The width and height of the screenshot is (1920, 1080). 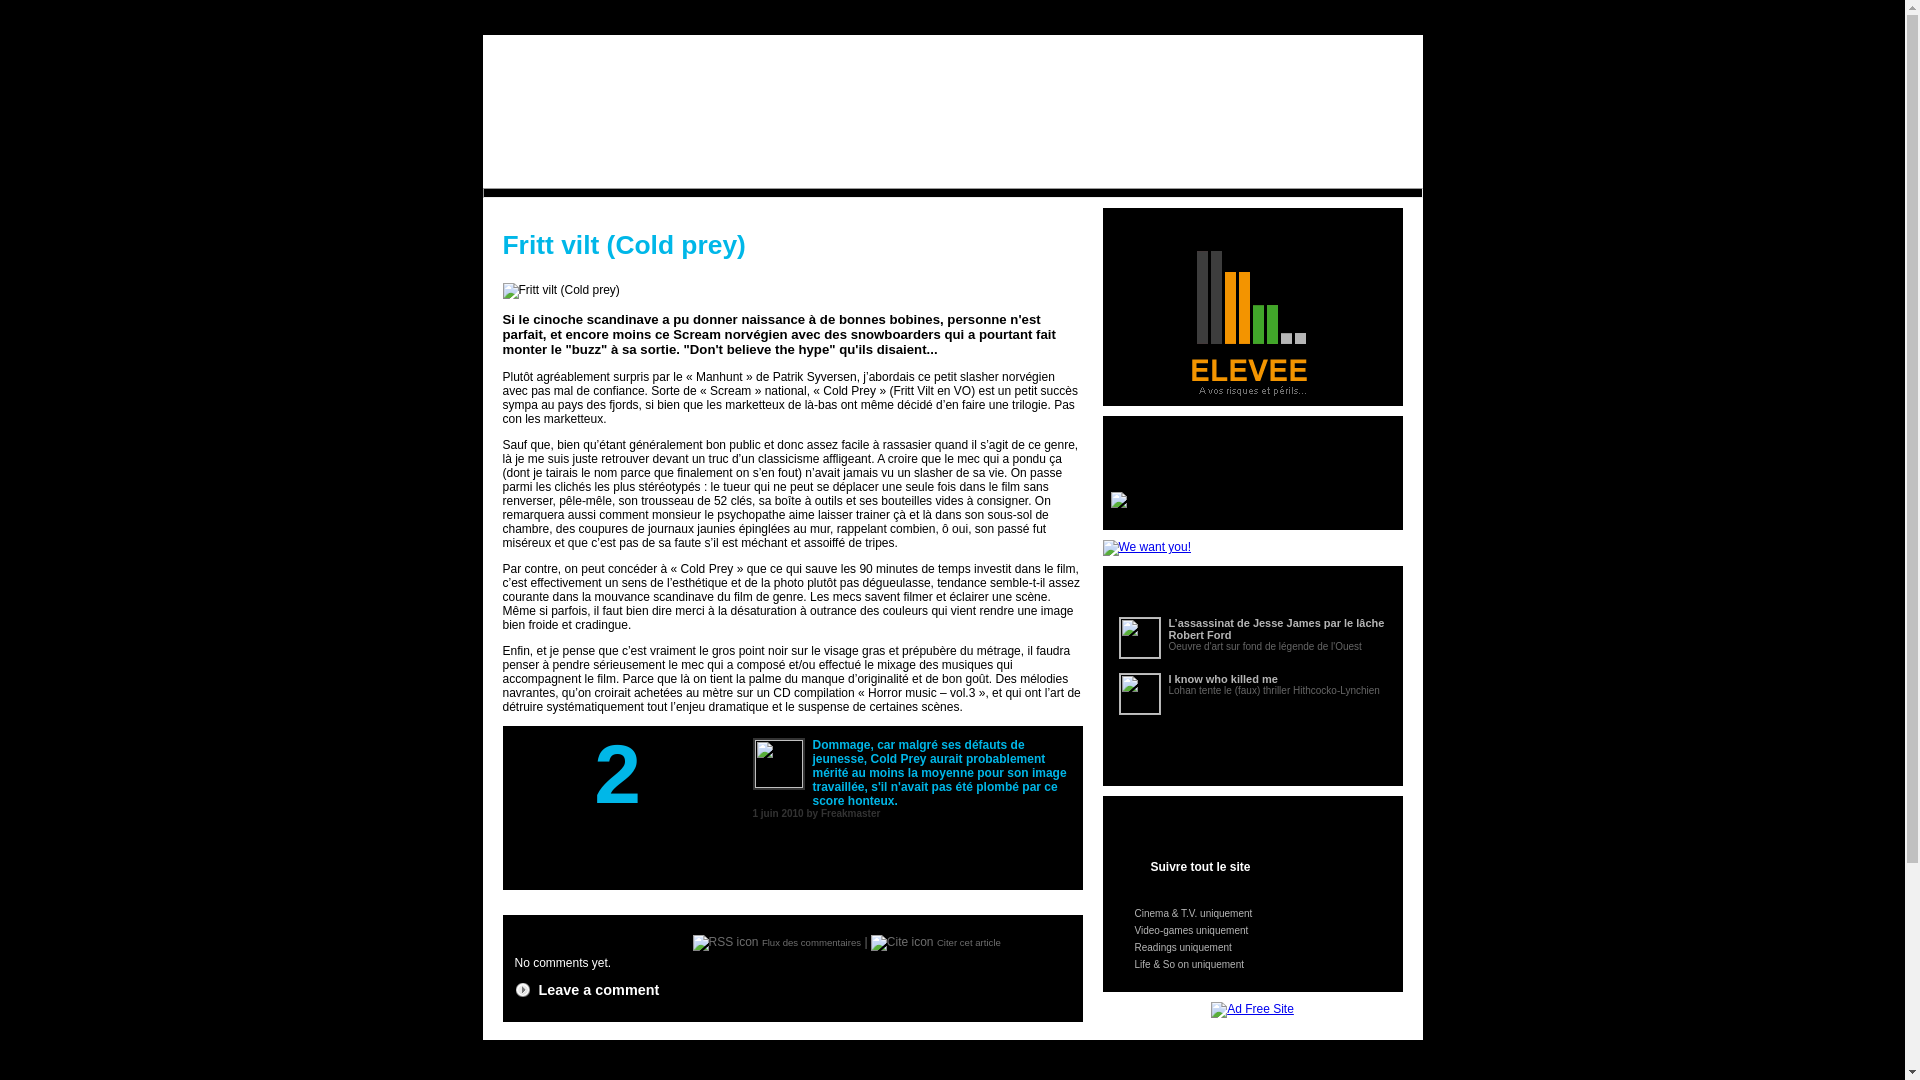 I want to click on 'Life & So on uniquement', so click(x=1251, y=963).